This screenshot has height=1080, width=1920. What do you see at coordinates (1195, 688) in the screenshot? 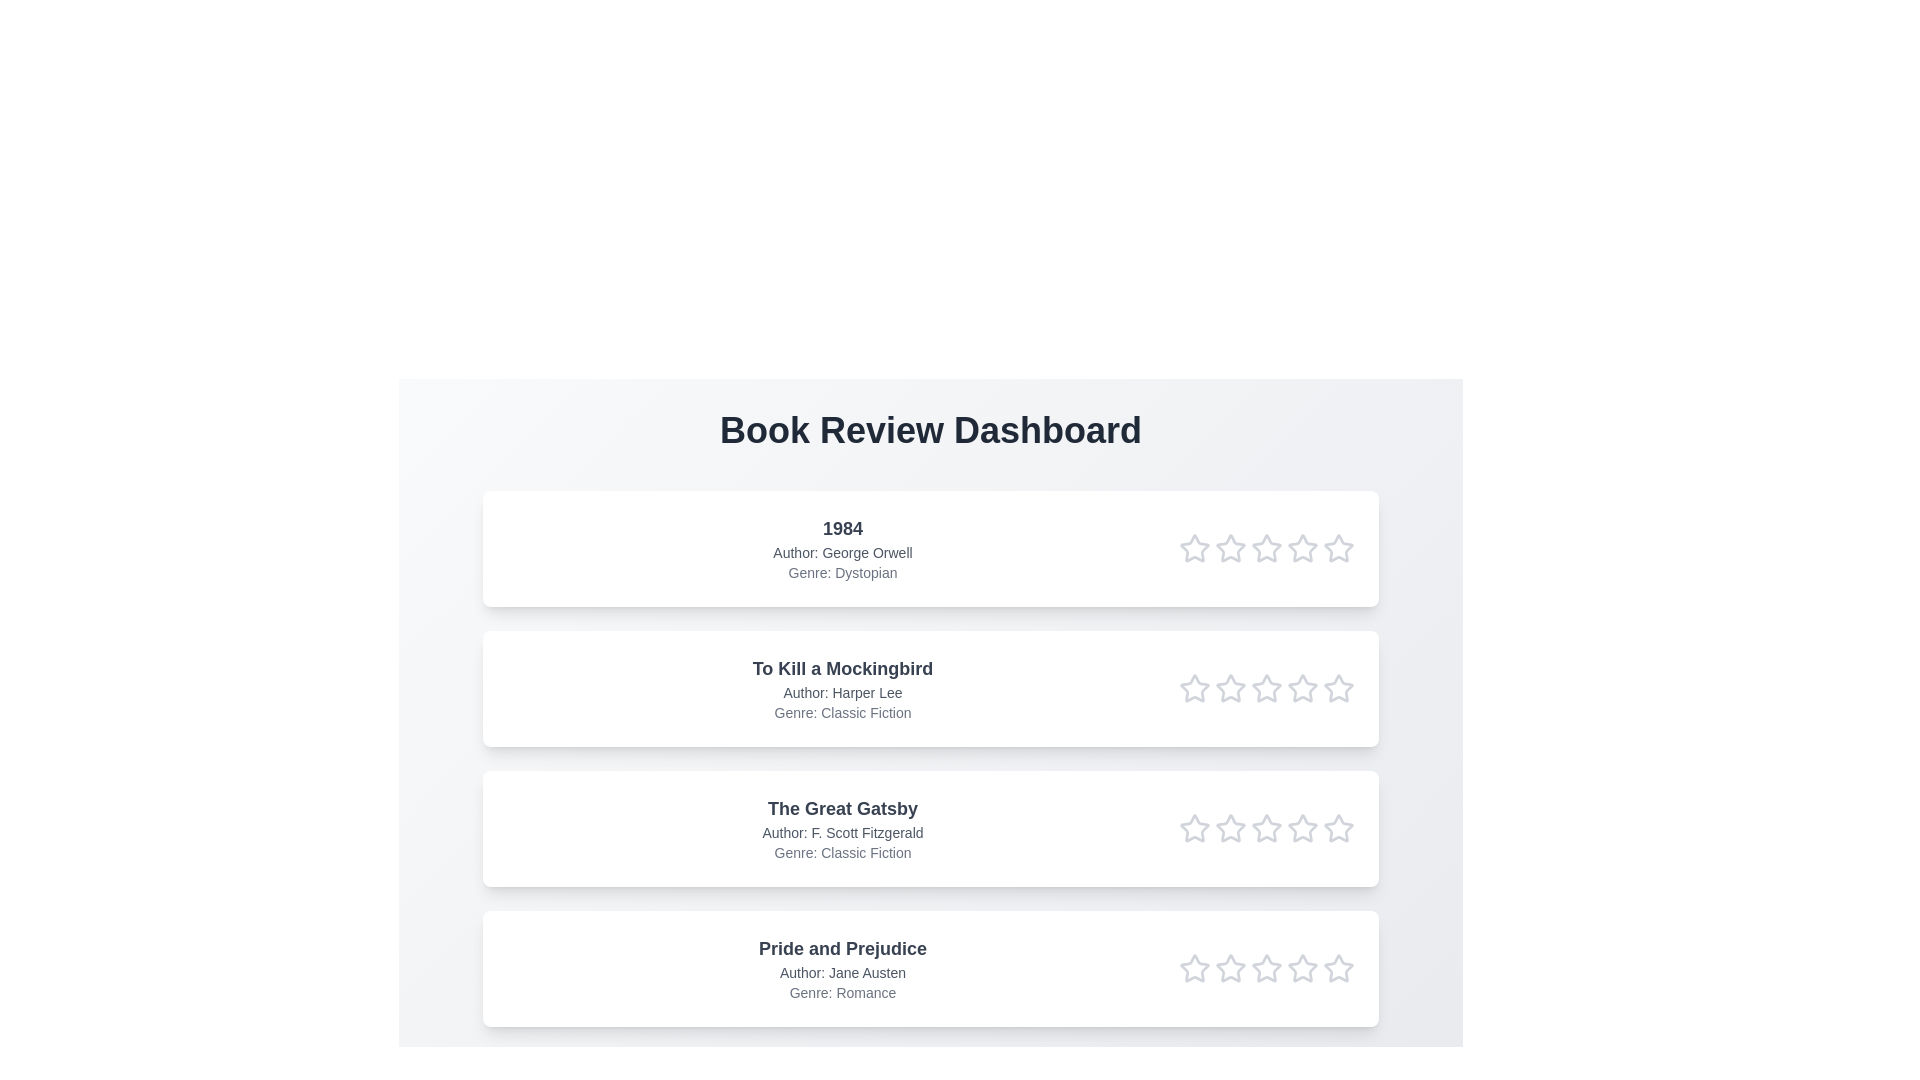
I see `the star corresponding to 1 in the rating row of the book titled To Kill a Mockingbird` at bounding box center [1195, 688].